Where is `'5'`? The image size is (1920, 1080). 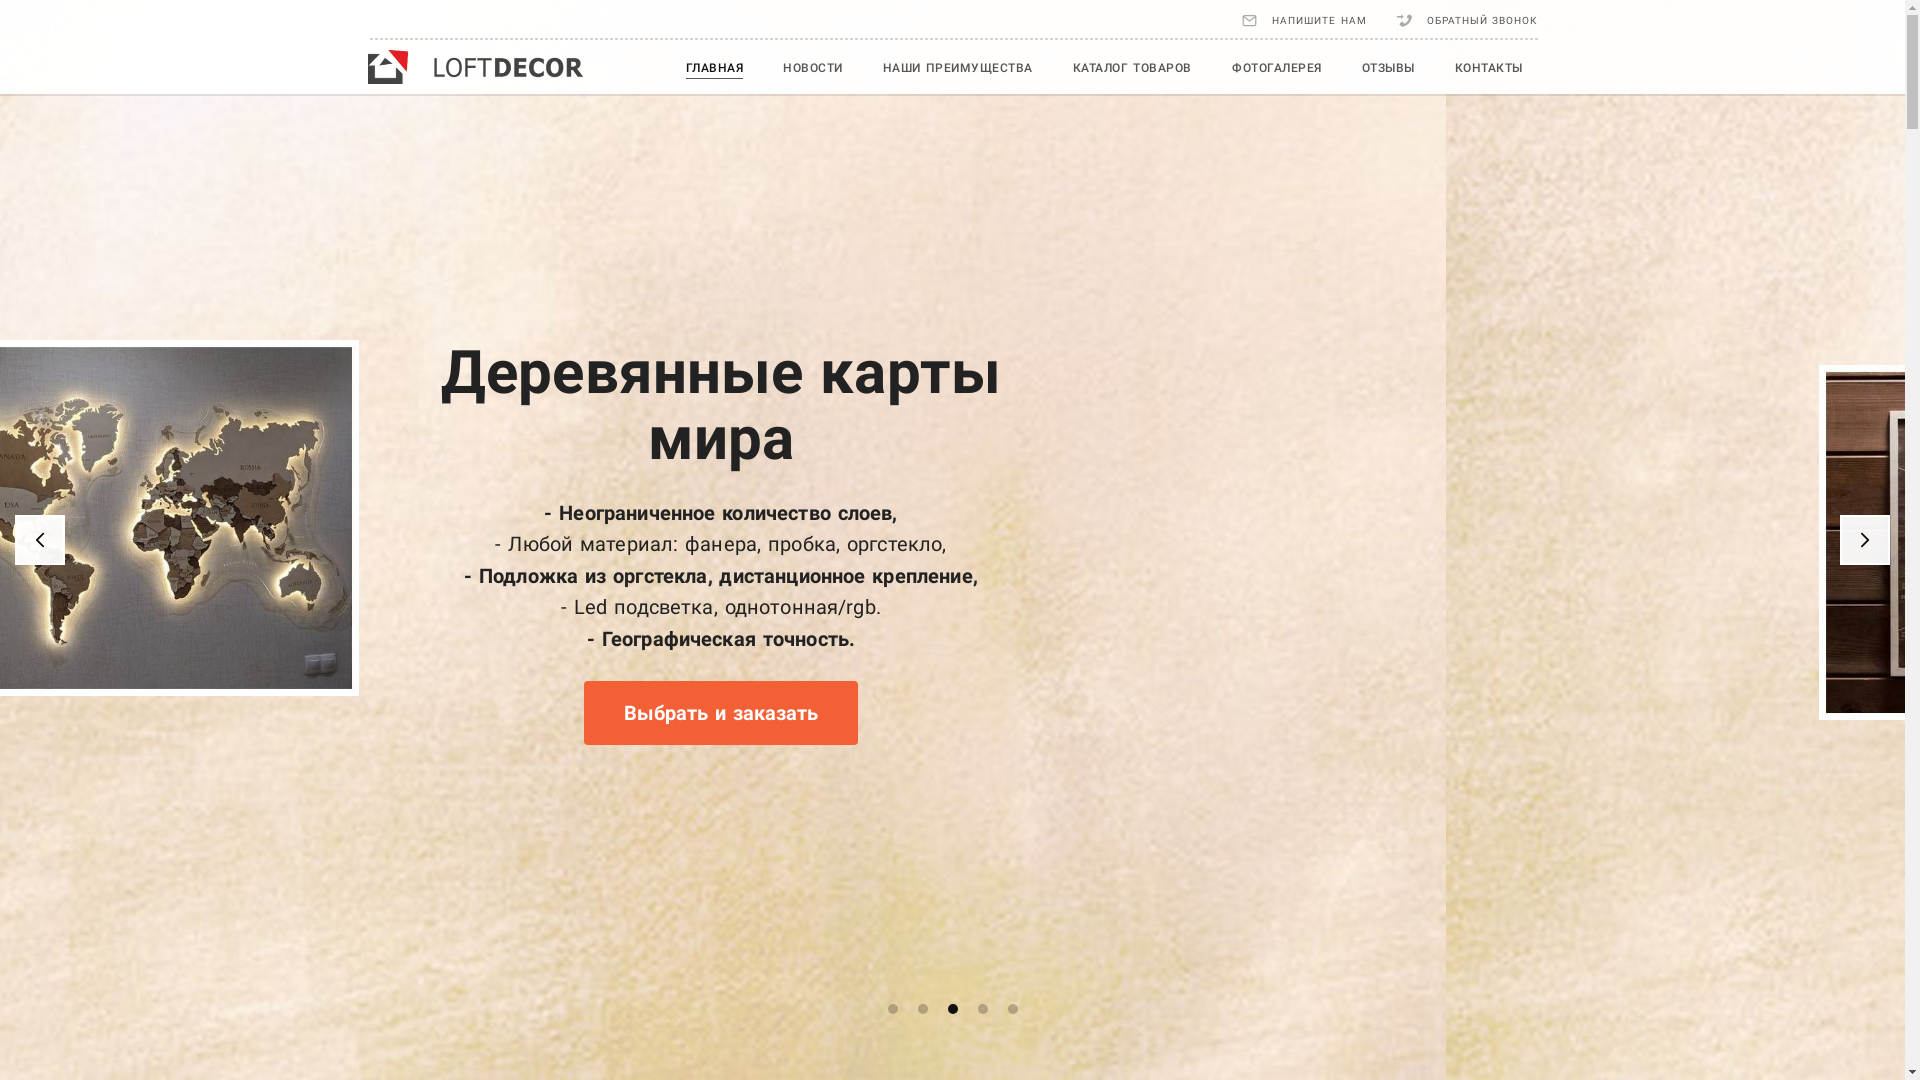
'5' is located at coordinates (1012, 1009).